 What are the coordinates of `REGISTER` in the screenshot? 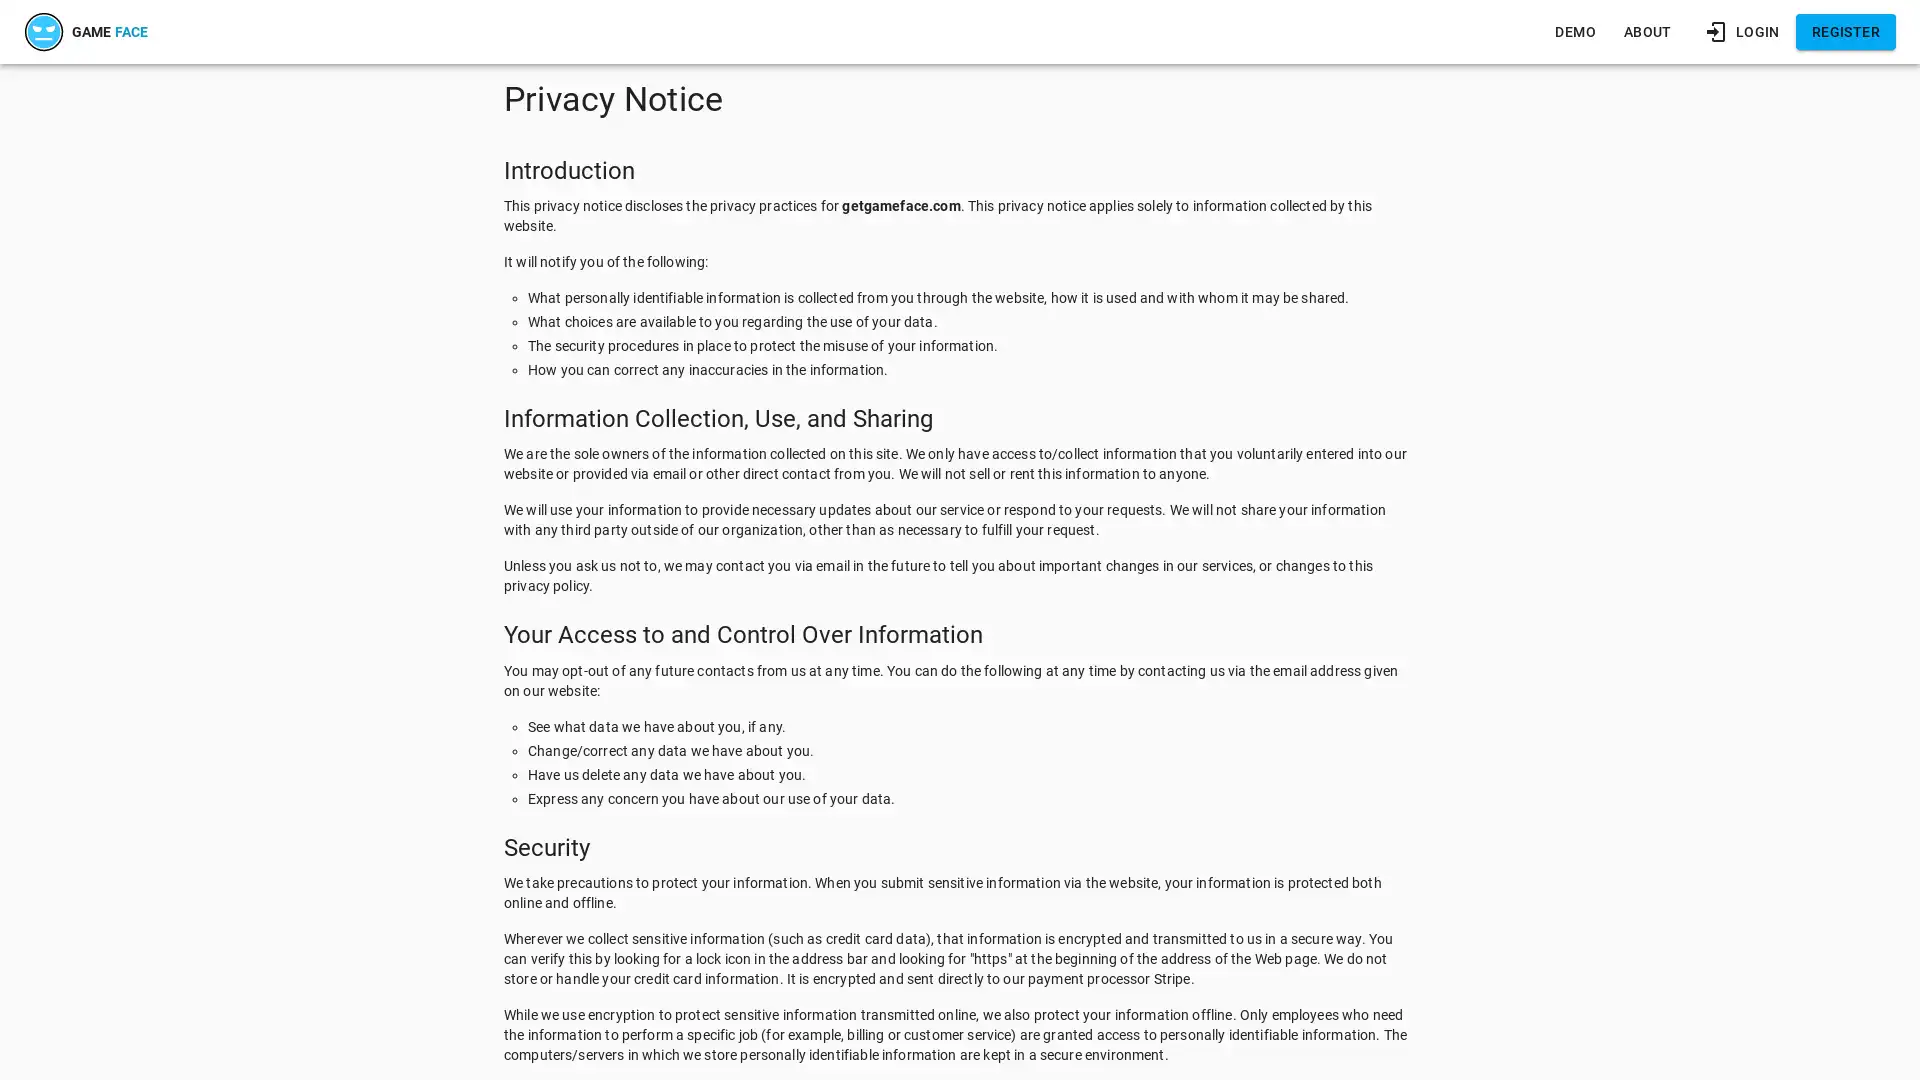 It's located at (1844, 31).